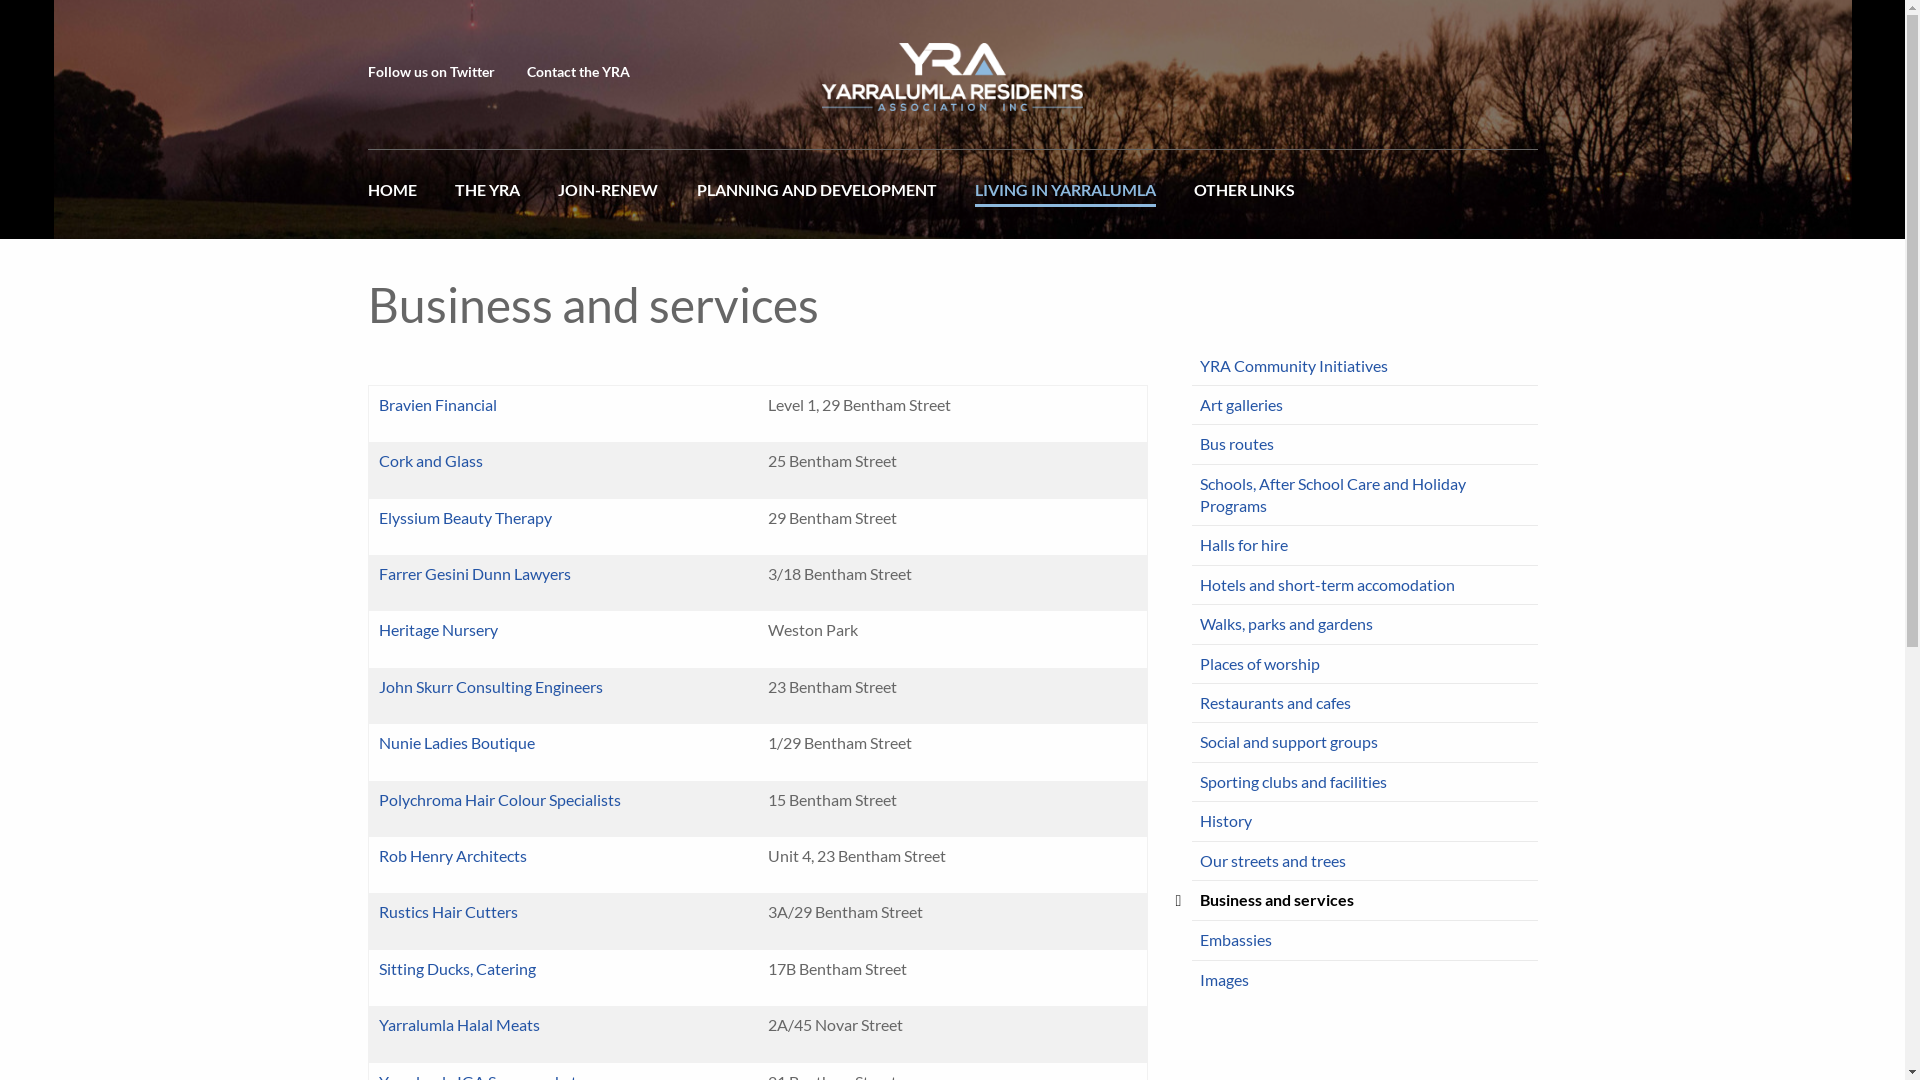  Describe the element at coordinates (455, 967) in the screenshot. I see `'Sitting Ducks, Catering'` at that location.